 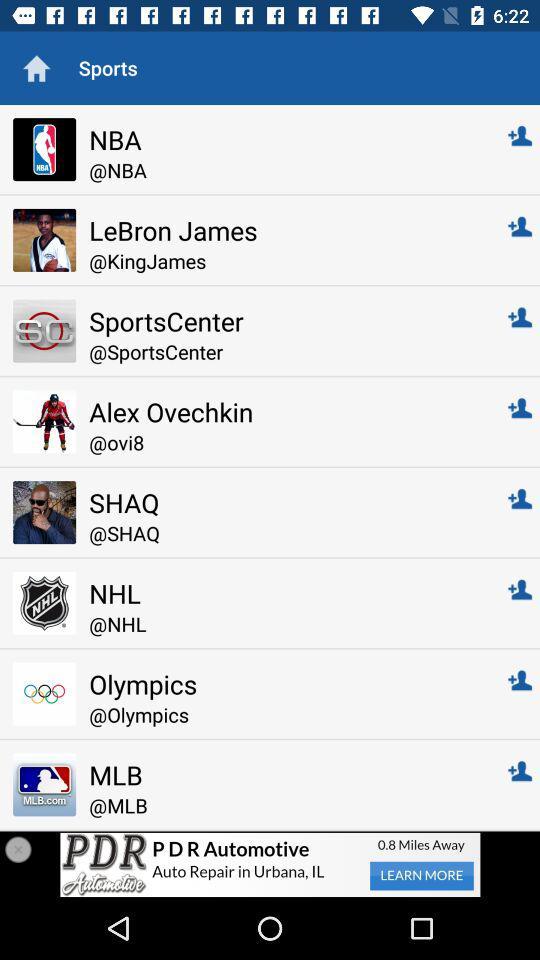 What do you see at coordinates (284, 230) in the screenshot?
I see `lebron james item` at bounding box center [284, 230].